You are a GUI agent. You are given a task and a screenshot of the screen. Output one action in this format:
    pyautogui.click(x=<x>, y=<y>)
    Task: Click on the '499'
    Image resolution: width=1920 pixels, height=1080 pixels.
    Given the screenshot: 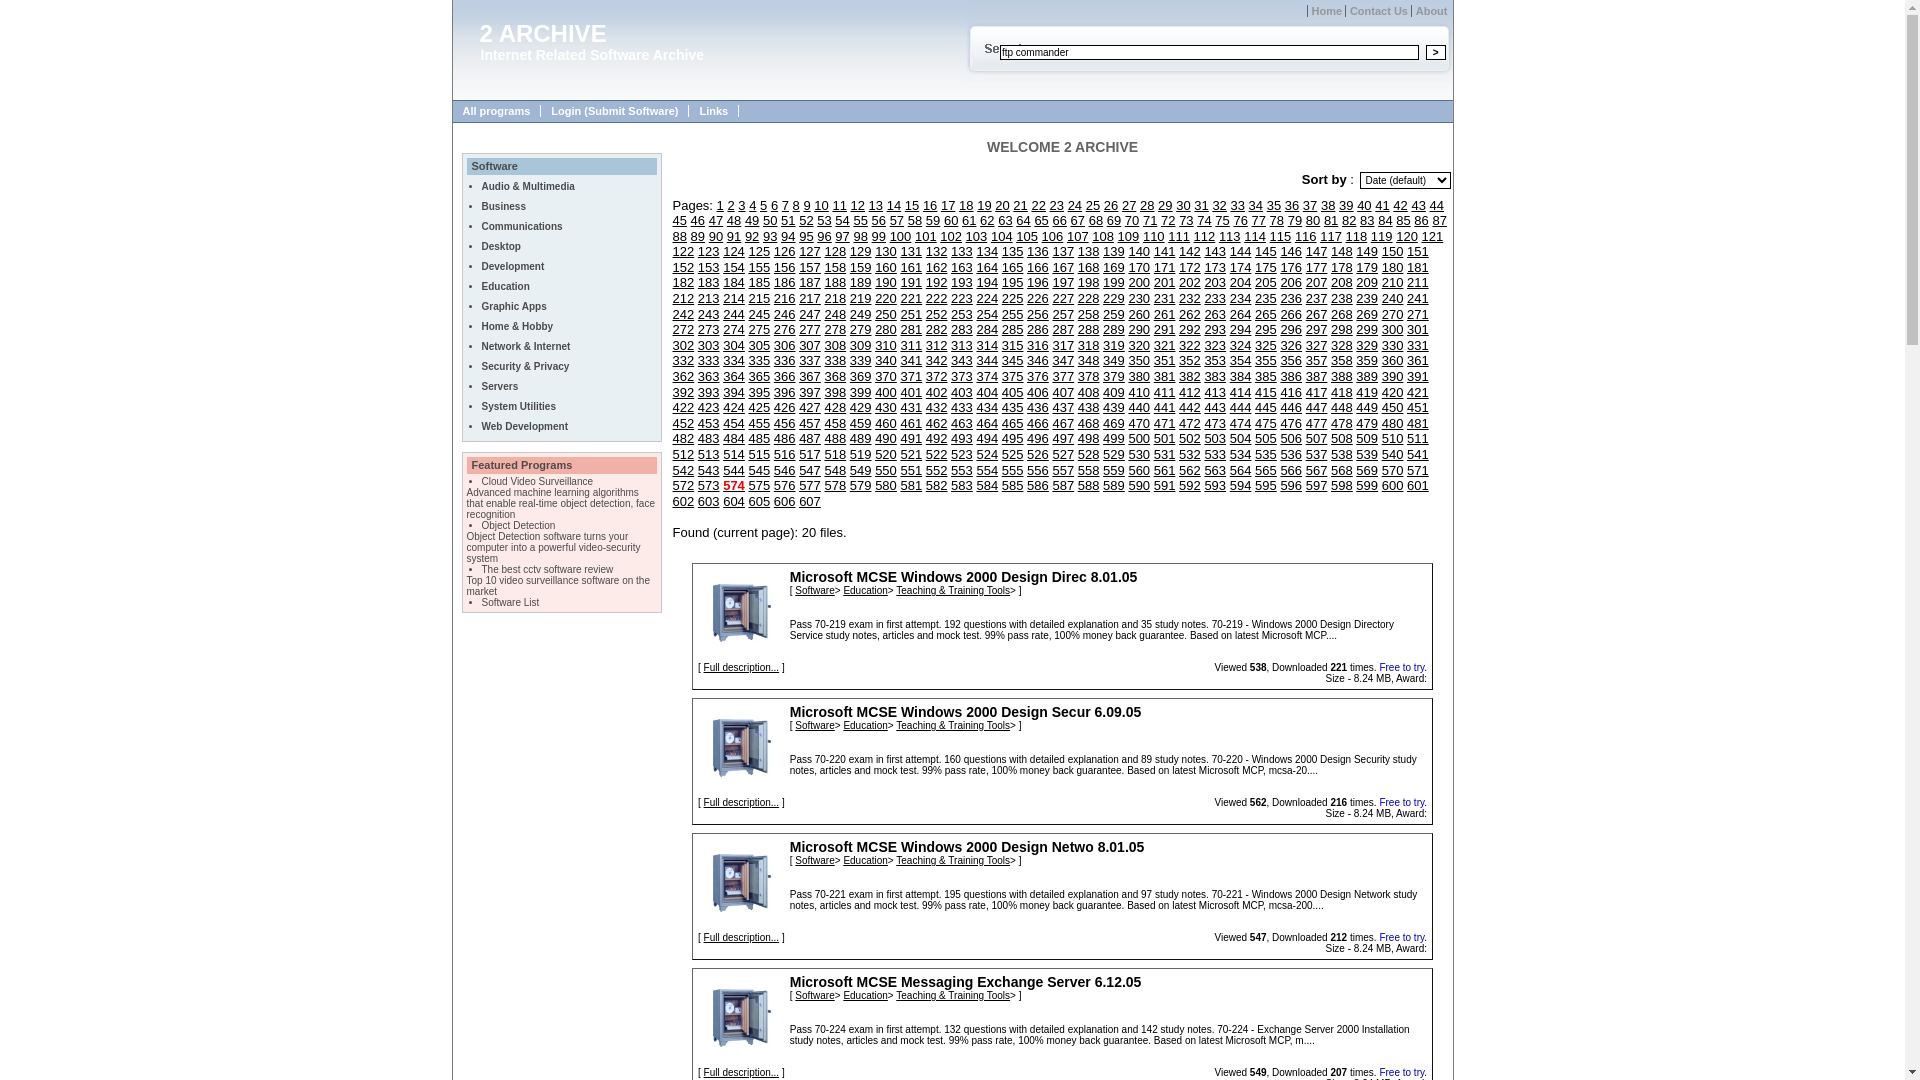 What is the action you would take?
    pyautogui.click(x=1102, y=437)
    